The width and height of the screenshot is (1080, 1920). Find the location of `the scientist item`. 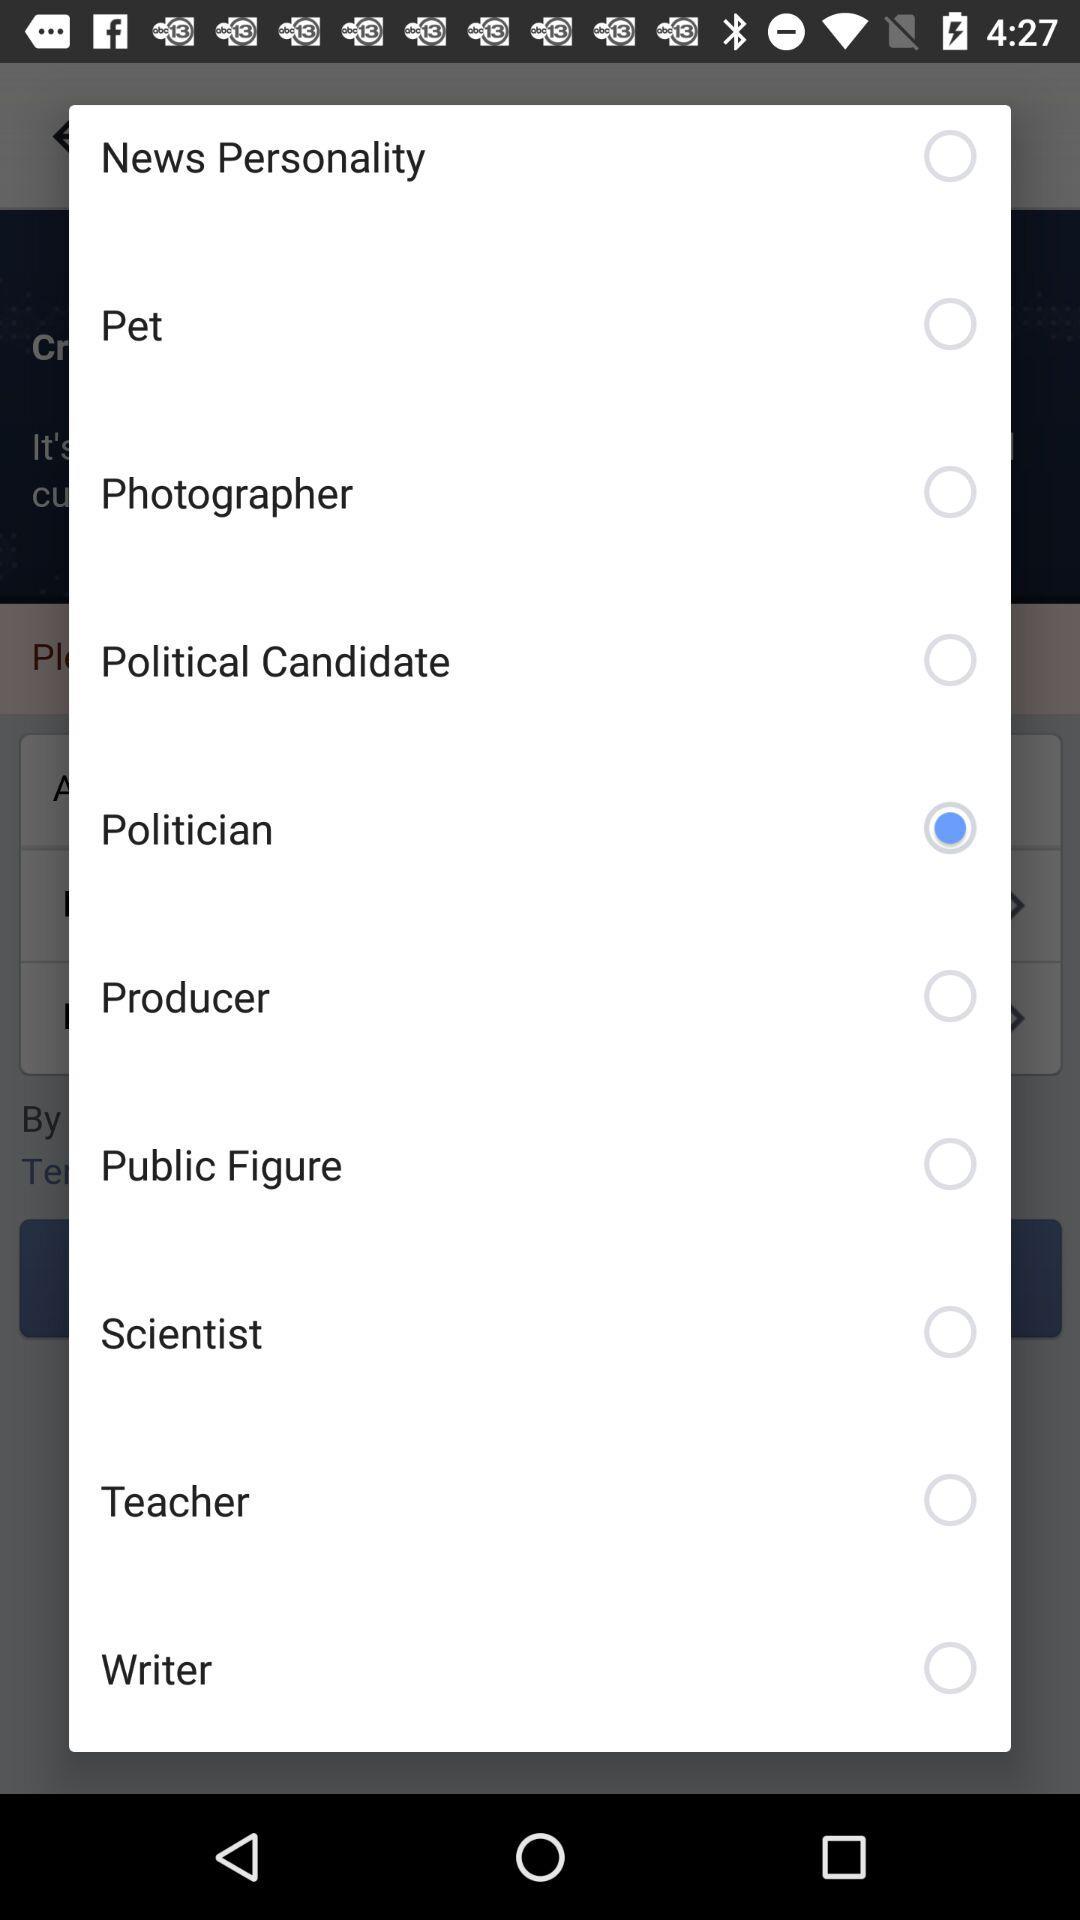

the scientist item is located at coordinates (540, 1331).